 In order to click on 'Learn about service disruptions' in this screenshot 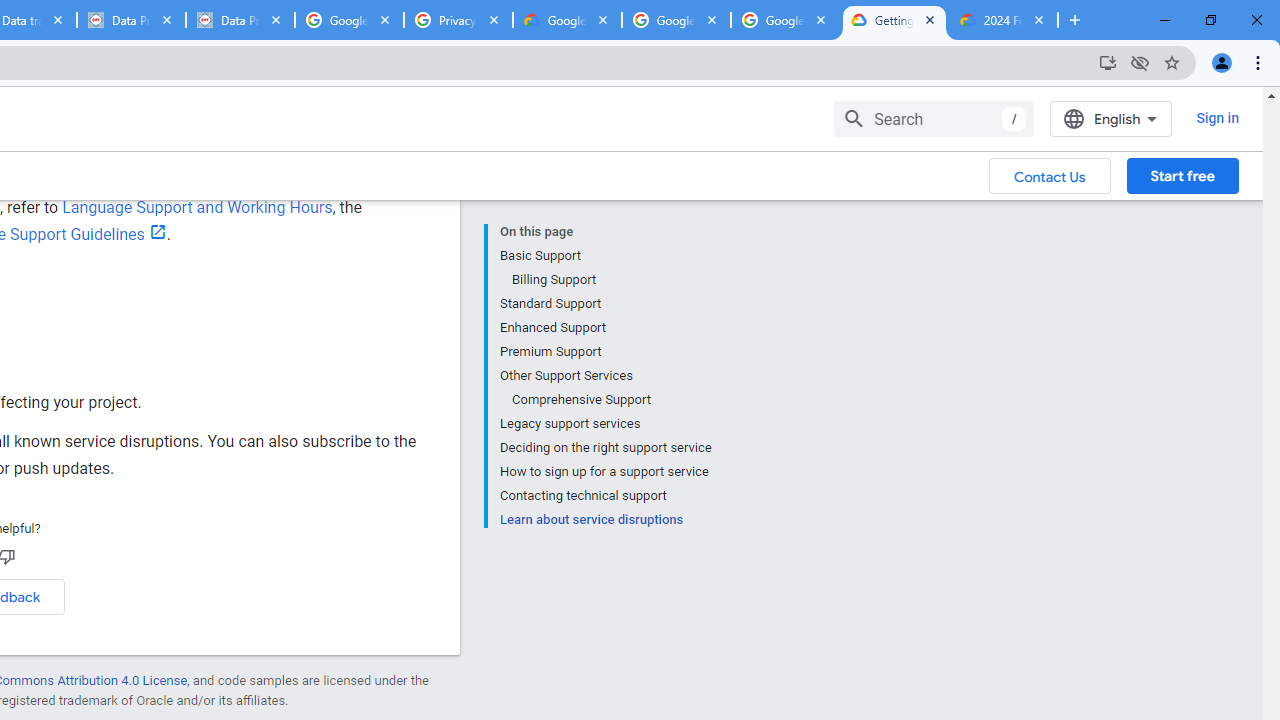, I will do `click(604, 517)`.